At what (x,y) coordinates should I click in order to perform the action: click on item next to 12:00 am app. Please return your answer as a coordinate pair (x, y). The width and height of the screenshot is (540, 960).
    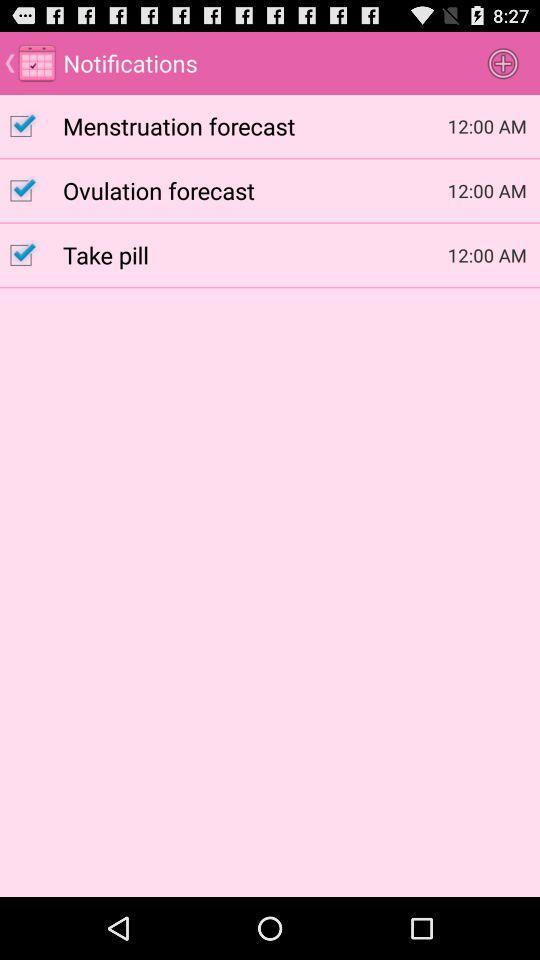
    Looking at the image, I should click on (255, 124).